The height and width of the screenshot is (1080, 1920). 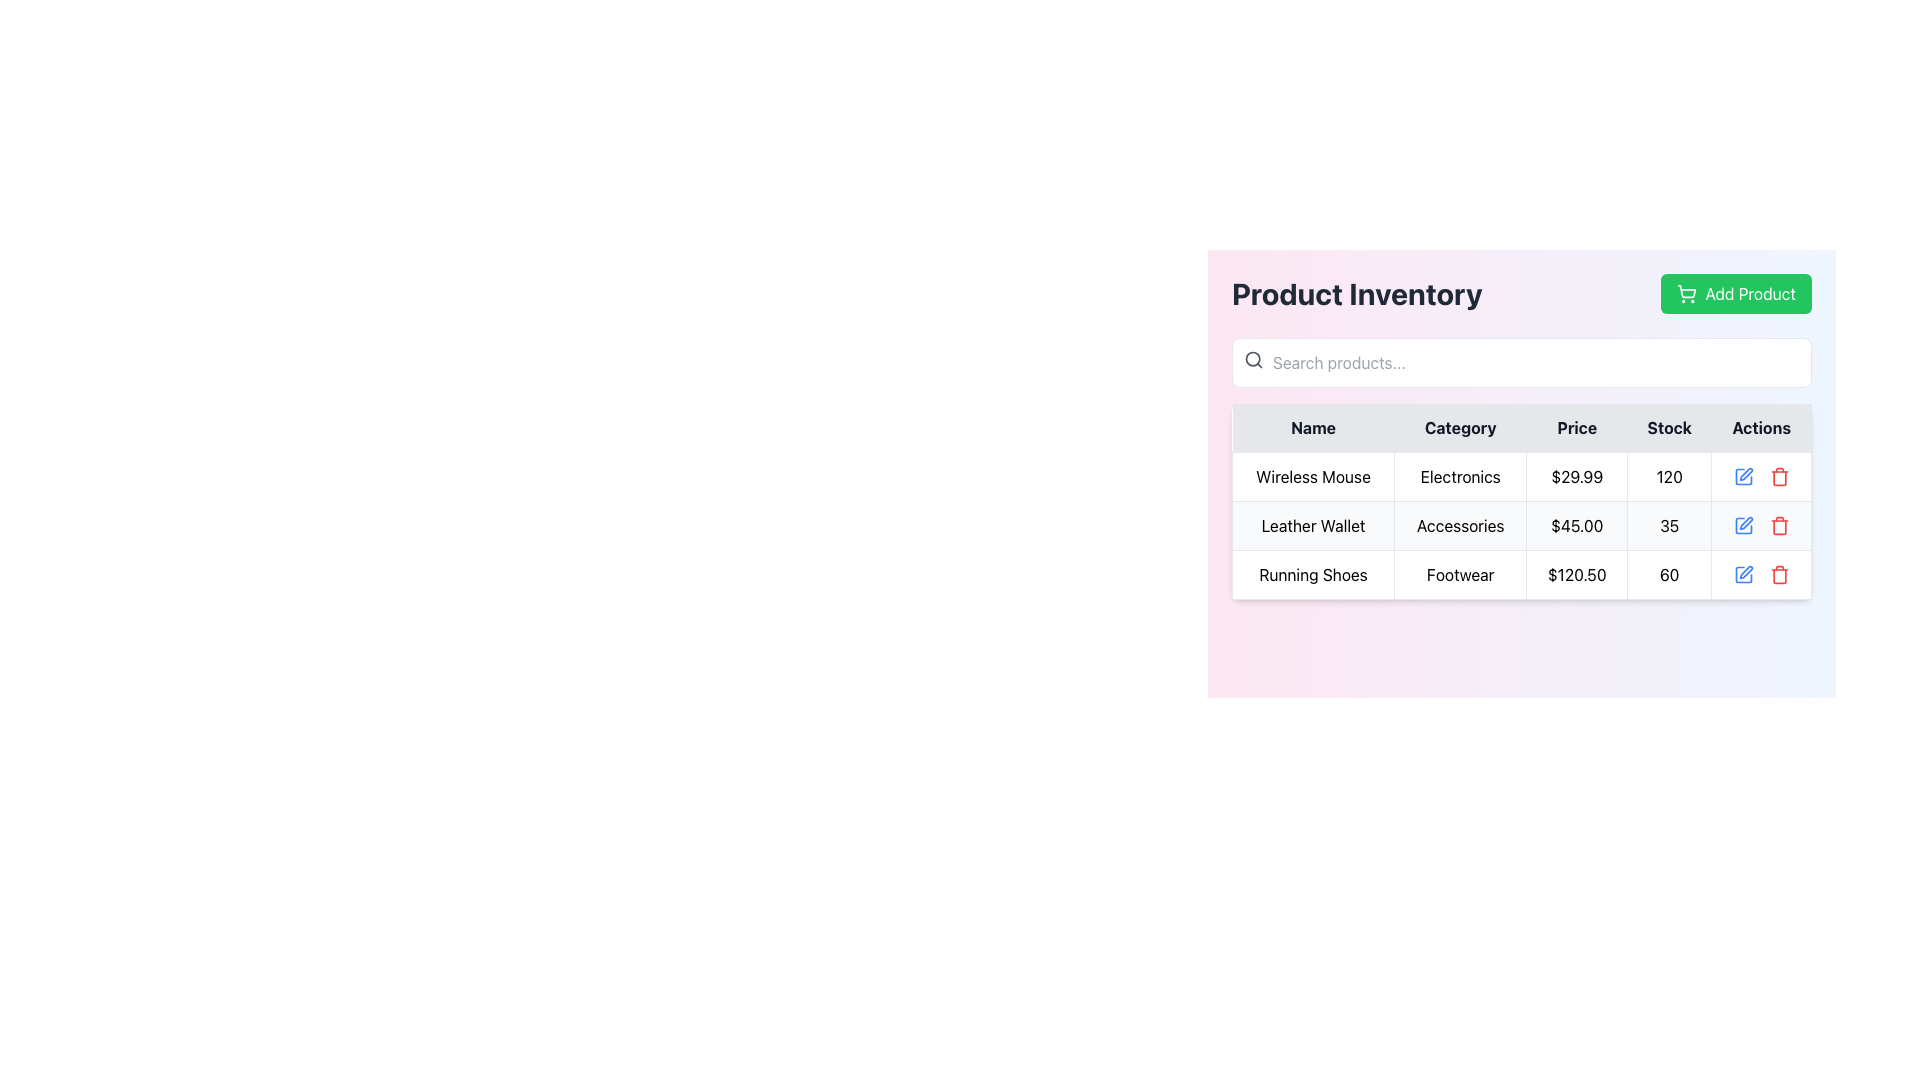 I want to click on the text label displaying 'Footwear' in the 'Category' column of the 'Running Shoes' row in the product inventory table, so click(x=1460, y=574).